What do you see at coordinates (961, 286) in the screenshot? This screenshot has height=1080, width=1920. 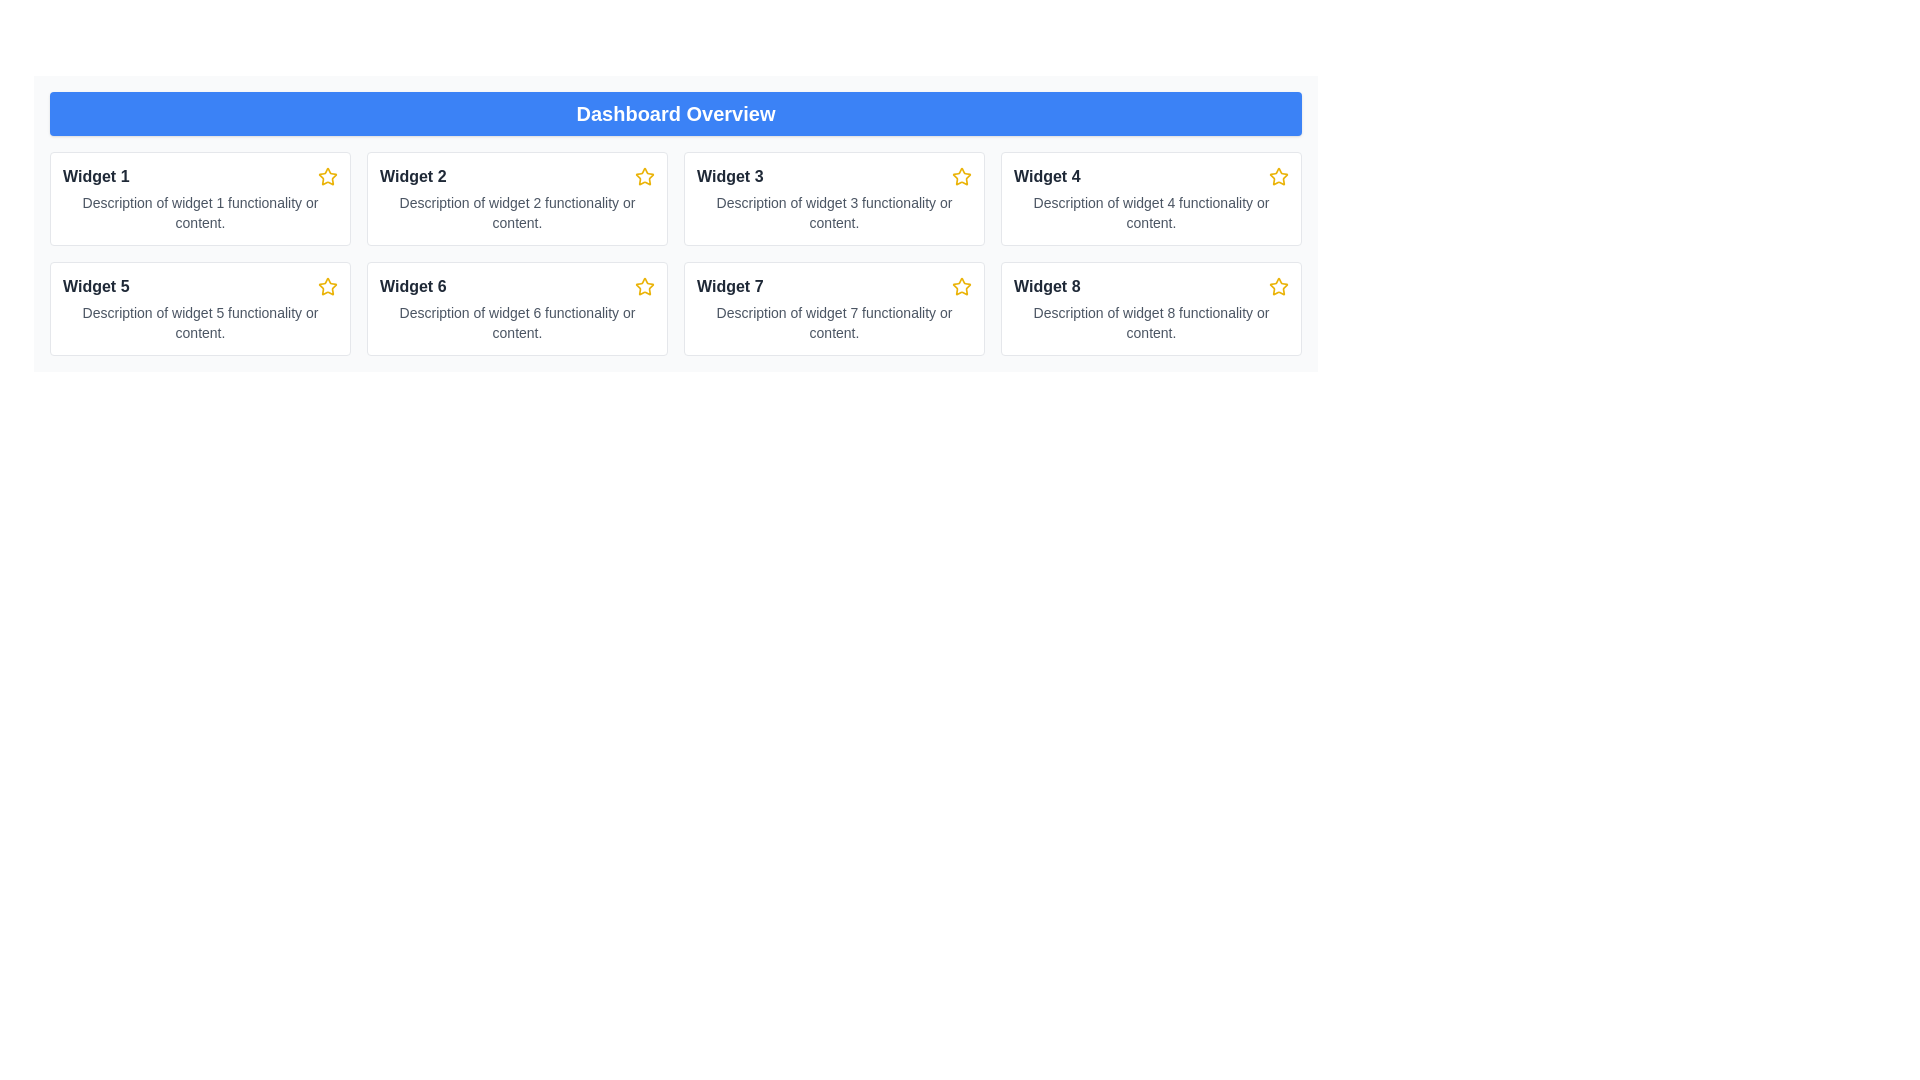 I see `the star icon with a yellow outline and white interior located in the top-right corner of the 'Widget 7' card in the grid layout` at bounding box center [961, 286].